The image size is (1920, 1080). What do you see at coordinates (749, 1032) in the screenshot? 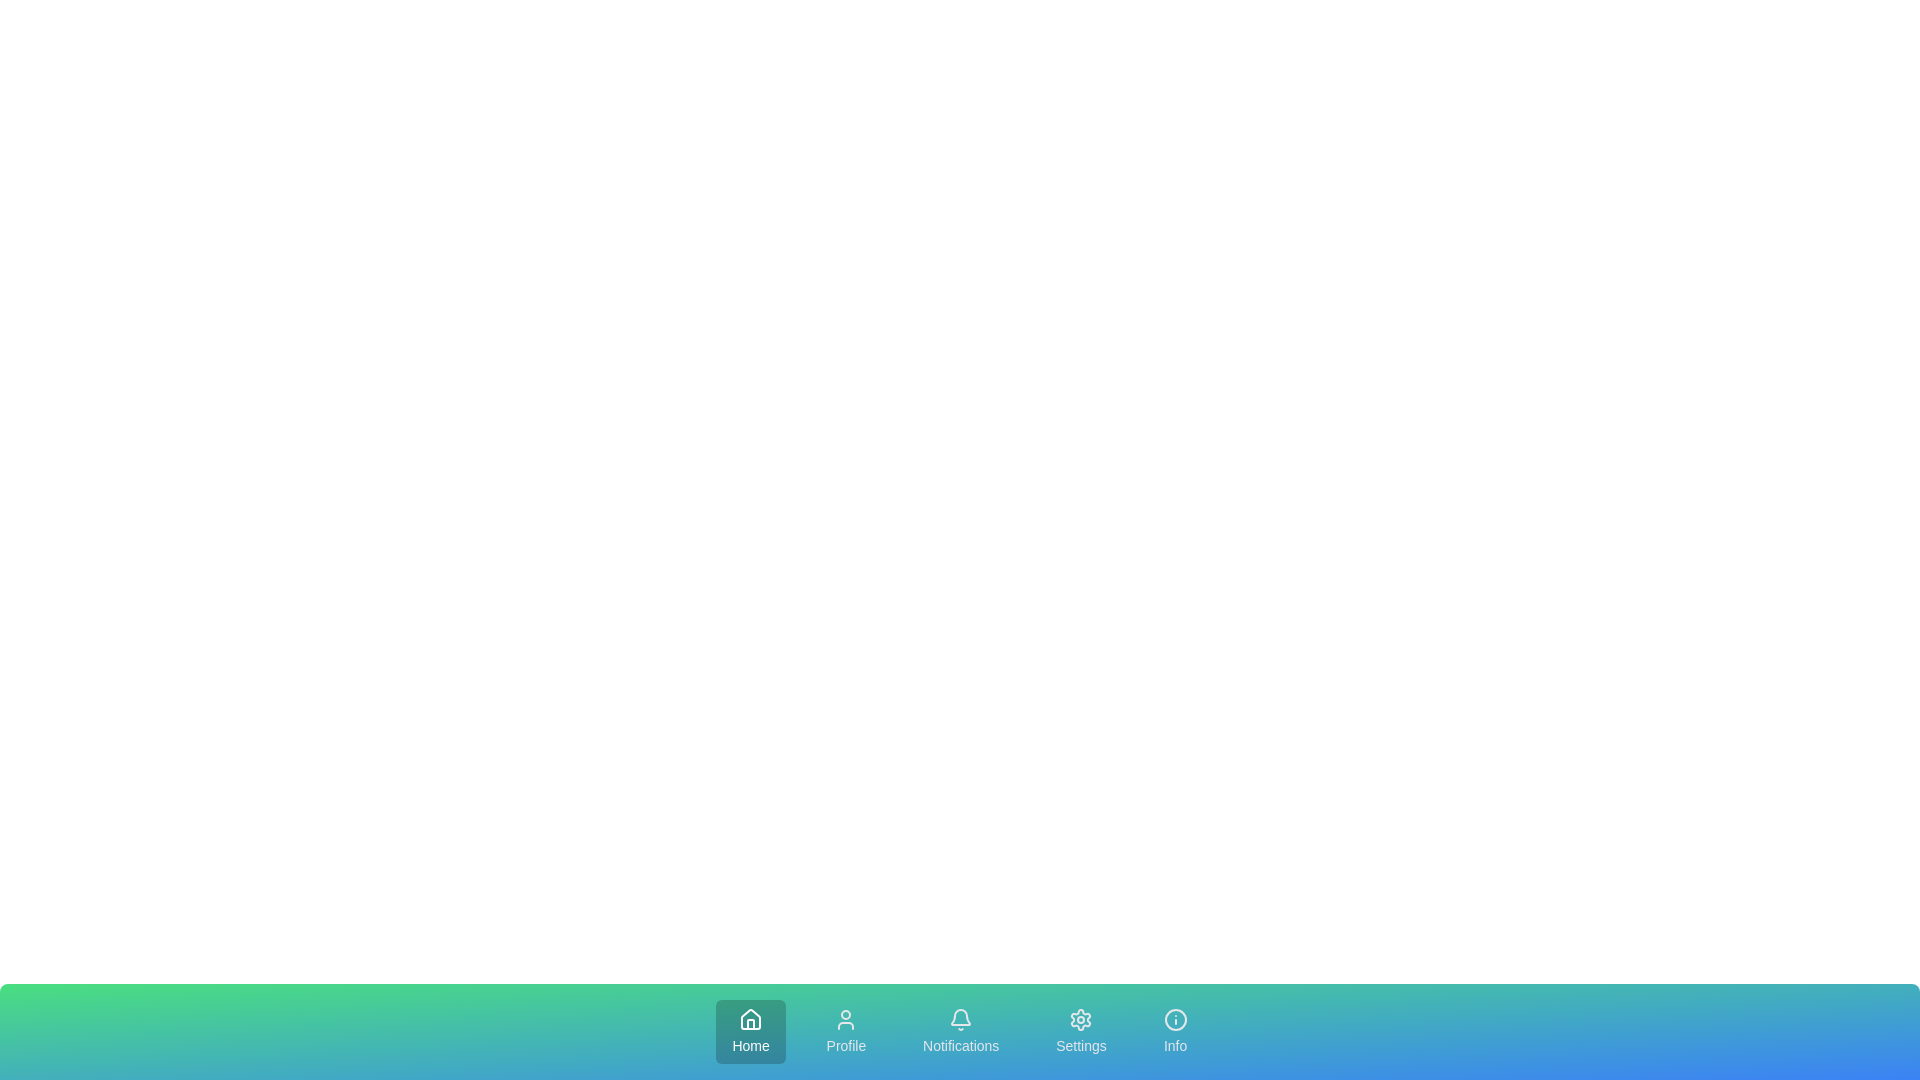
I see `the Home tab in the navigation bar` at bounding box center [749, 1032].